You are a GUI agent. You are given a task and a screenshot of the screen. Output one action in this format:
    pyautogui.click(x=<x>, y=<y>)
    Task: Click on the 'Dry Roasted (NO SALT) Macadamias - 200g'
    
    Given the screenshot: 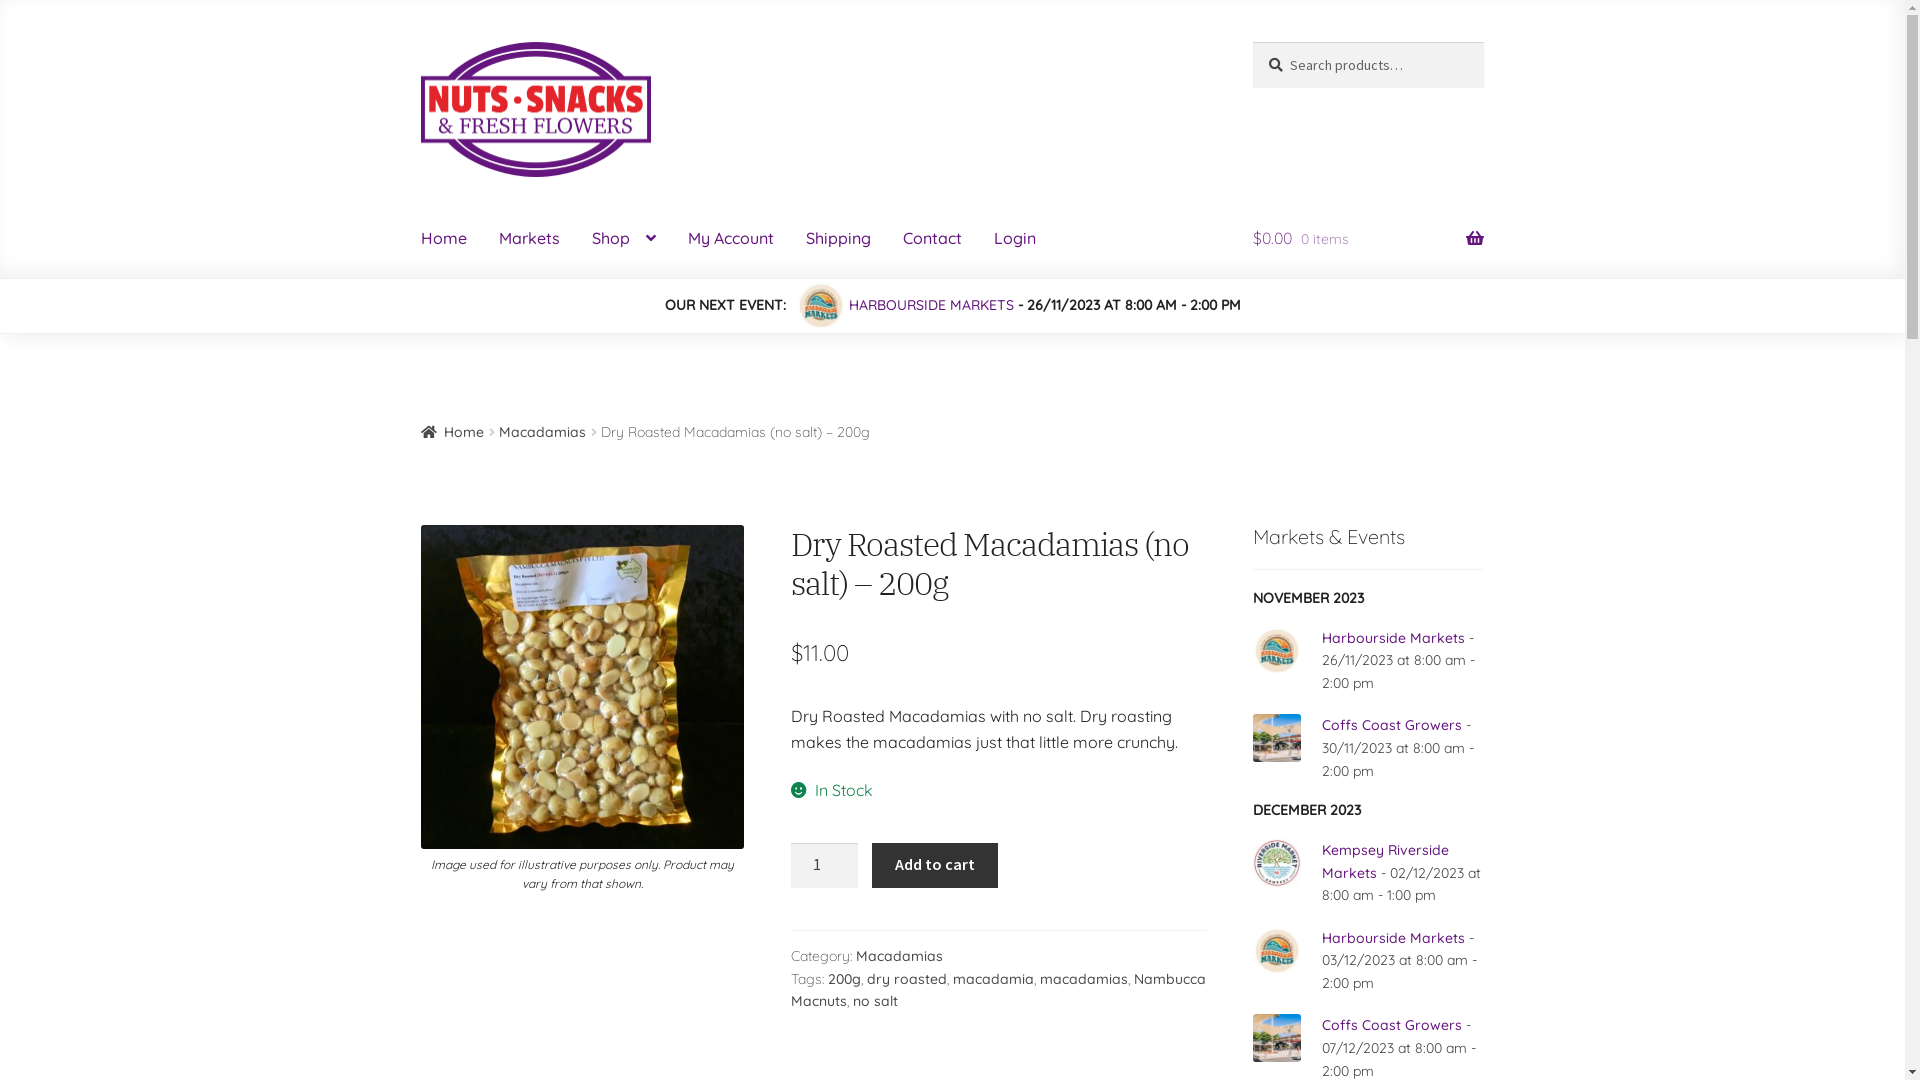 What is the action you would take?
    pyautogui.click(x=581, y=685)
    